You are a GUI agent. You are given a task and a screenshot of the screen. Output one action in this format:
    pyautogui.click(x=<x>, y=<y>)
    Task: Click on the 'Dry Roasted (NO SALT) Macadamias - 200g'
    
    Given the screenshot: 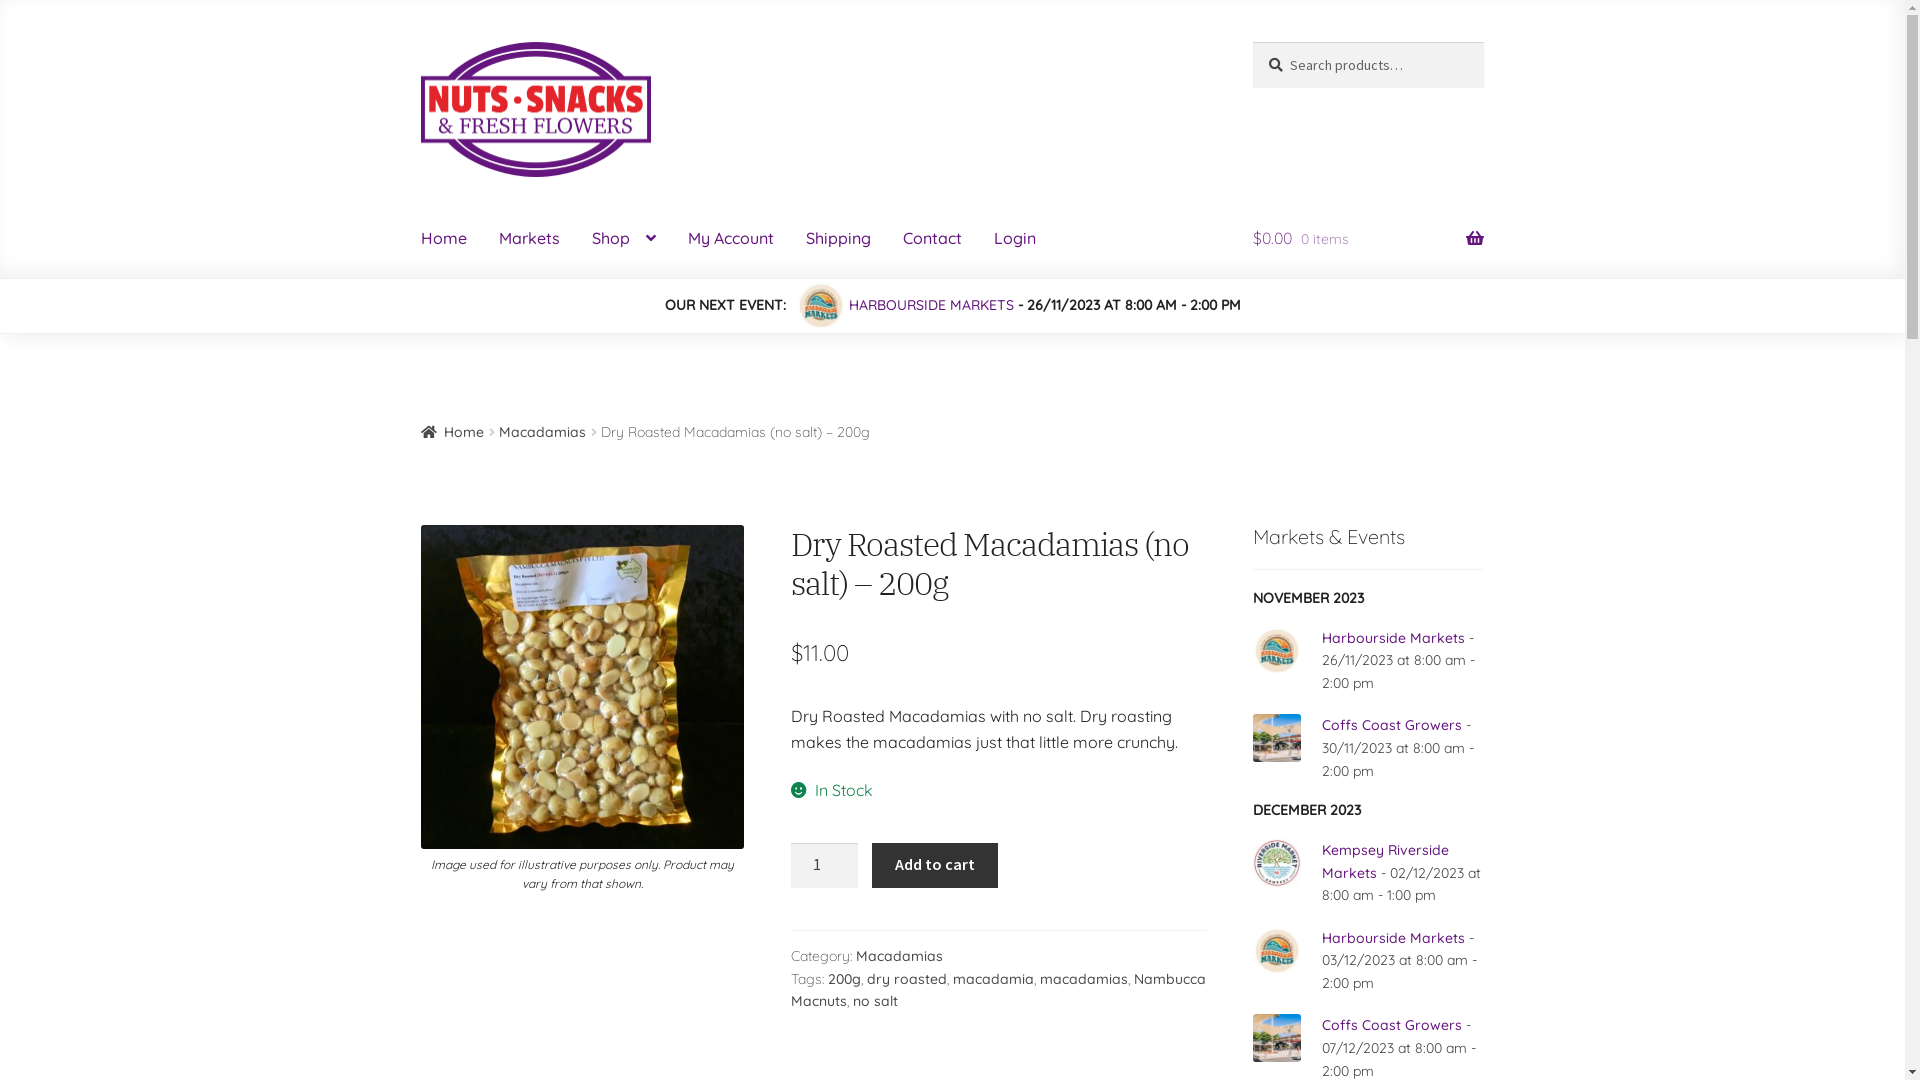 What is the action you would take?
    pyautogui.click(x=581, y=685)
    